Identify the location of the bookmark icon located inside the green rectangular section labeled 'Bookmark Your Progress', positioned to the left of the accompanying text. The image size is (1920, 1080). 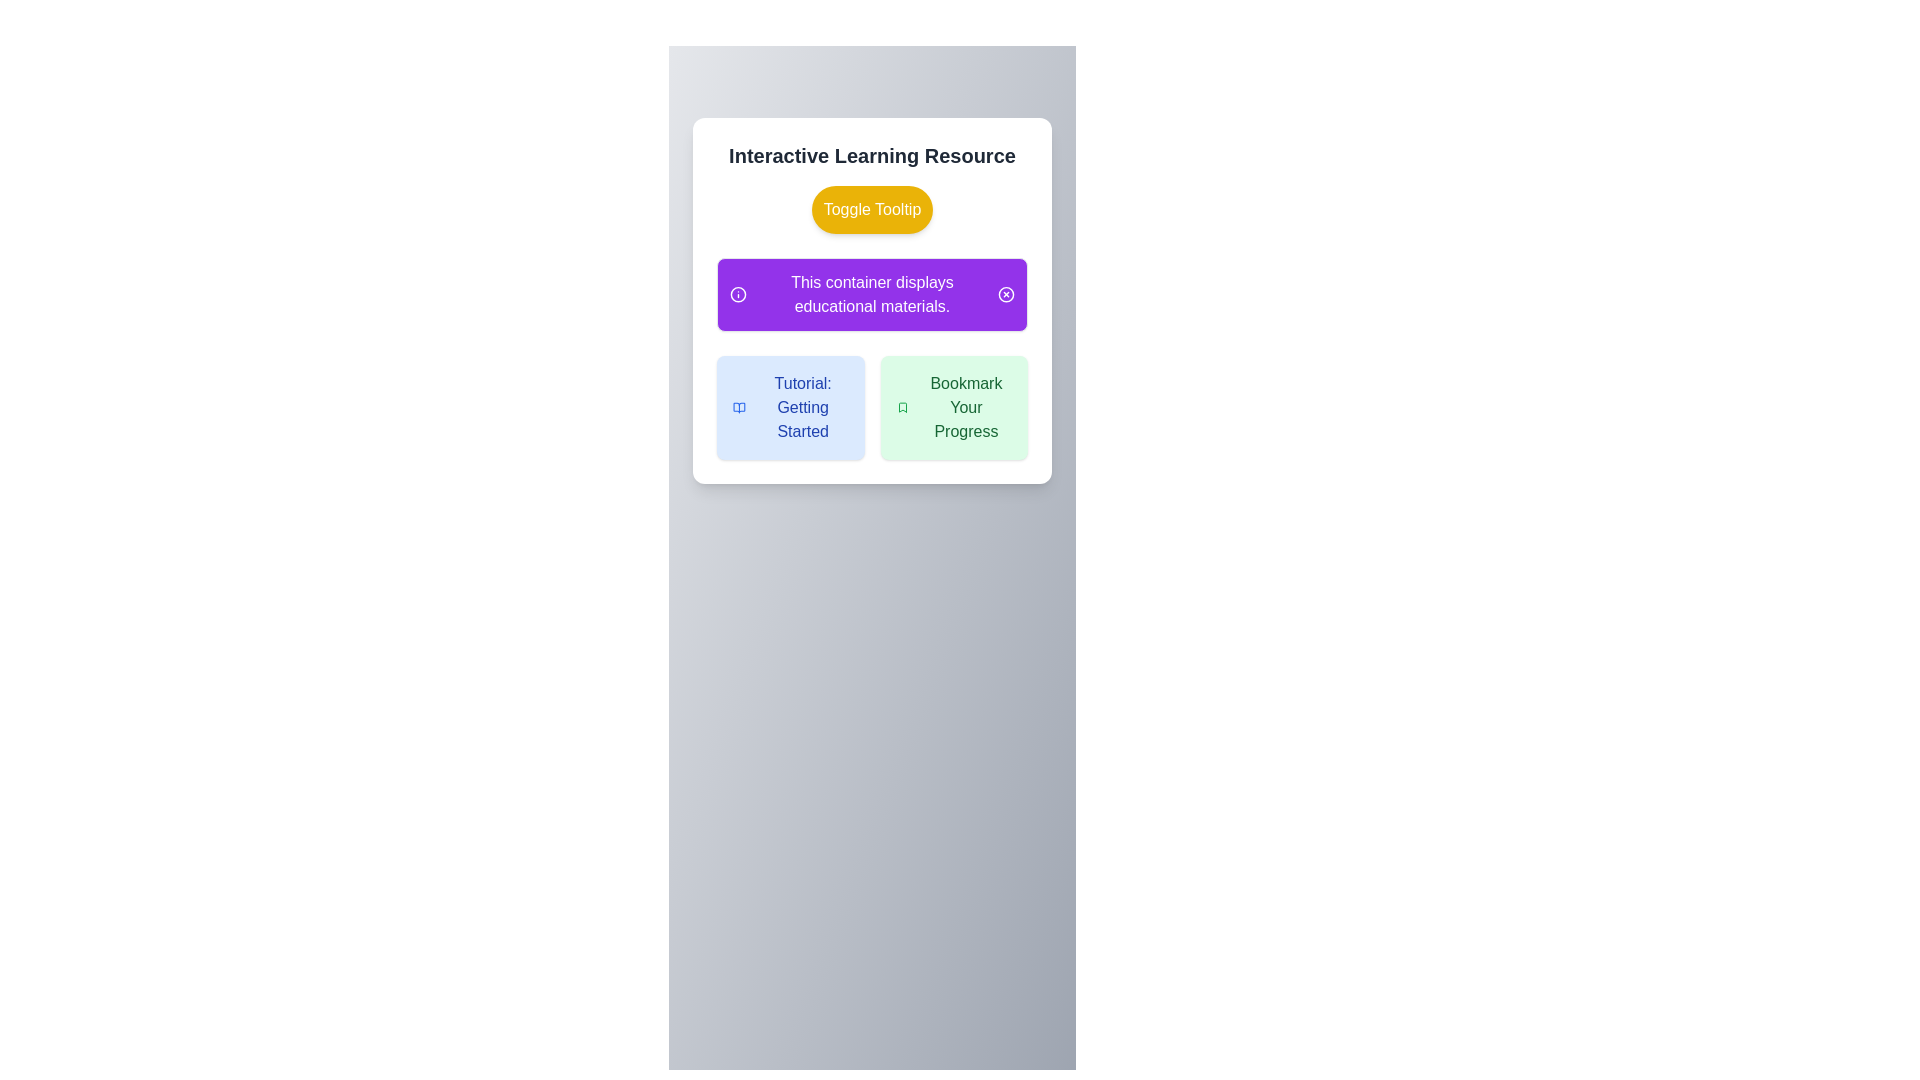
(901, 407).